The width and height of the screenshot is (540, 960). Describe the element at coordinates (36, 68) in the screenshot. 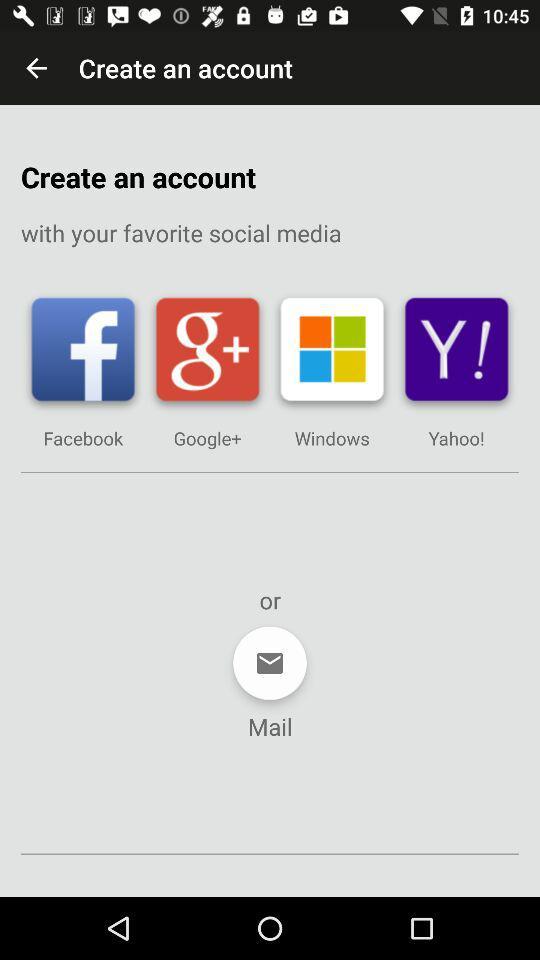

I see `the icon at the top left corner` at that location.